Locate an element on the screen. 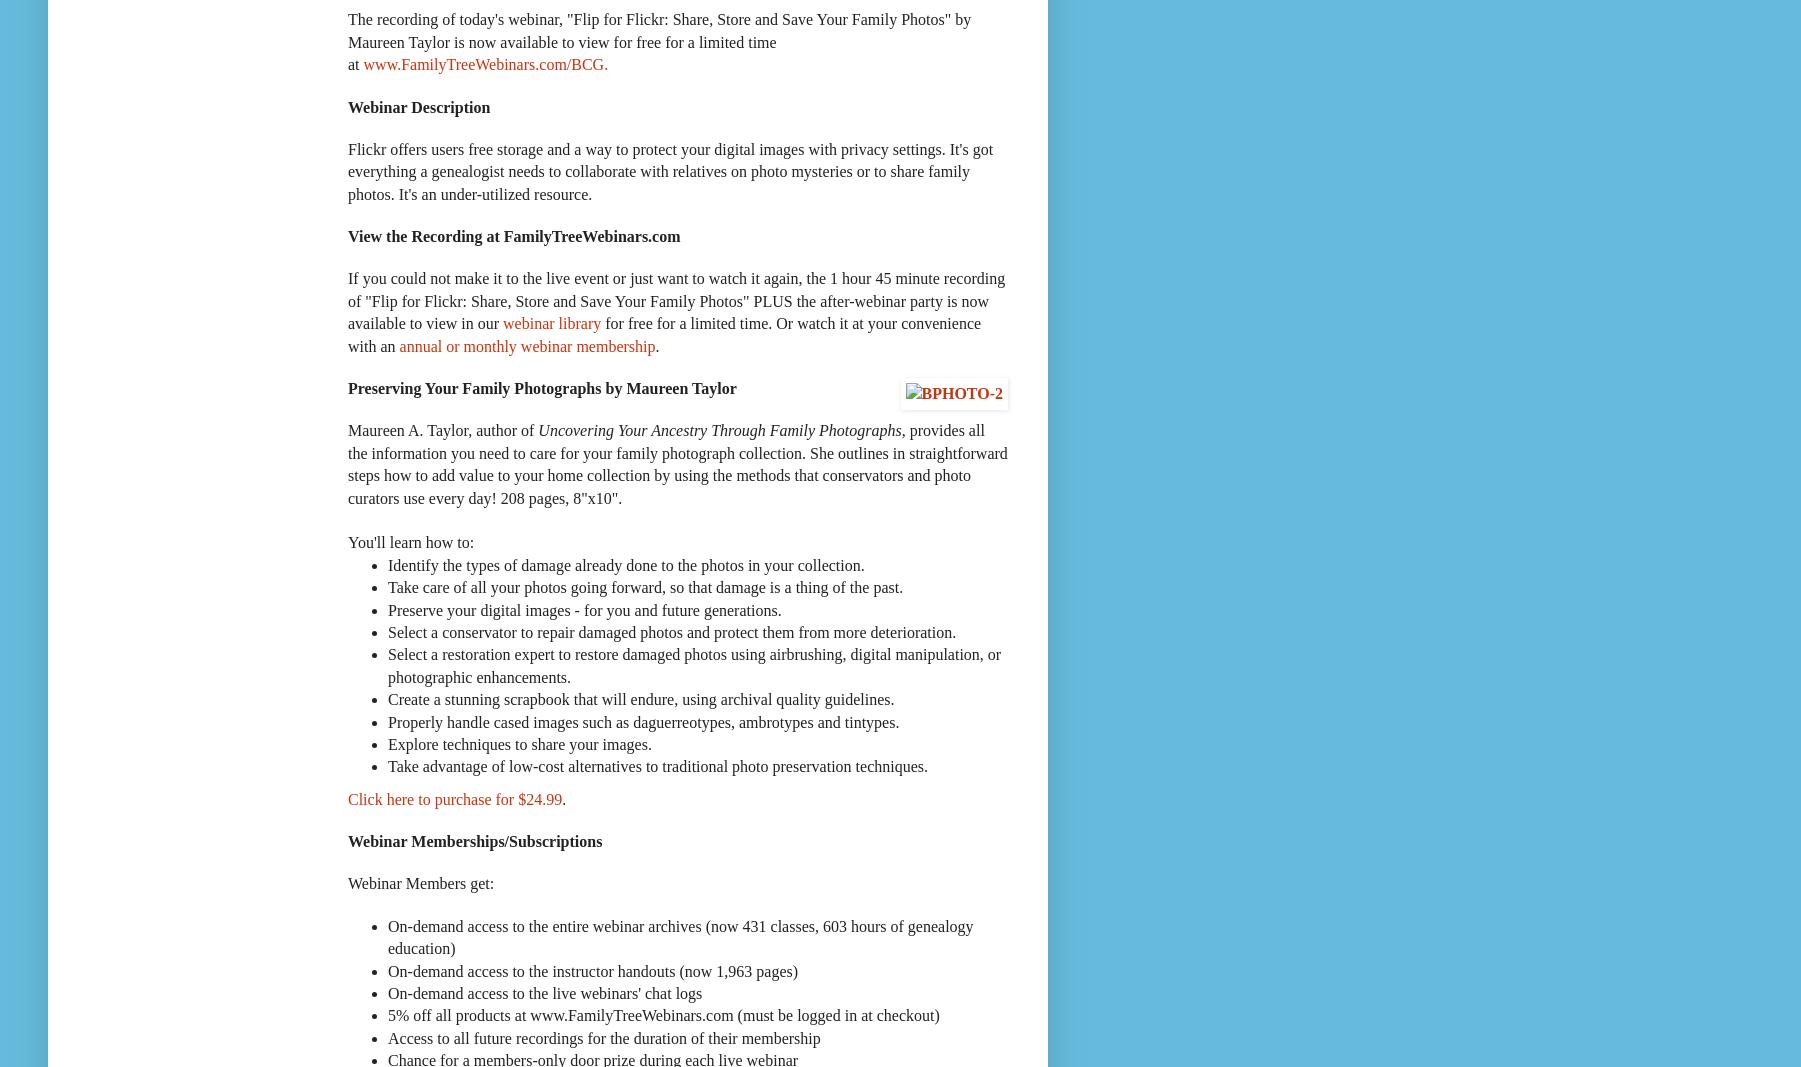  'annual or monthly webinar membership' is located at coordinates (526, 345).